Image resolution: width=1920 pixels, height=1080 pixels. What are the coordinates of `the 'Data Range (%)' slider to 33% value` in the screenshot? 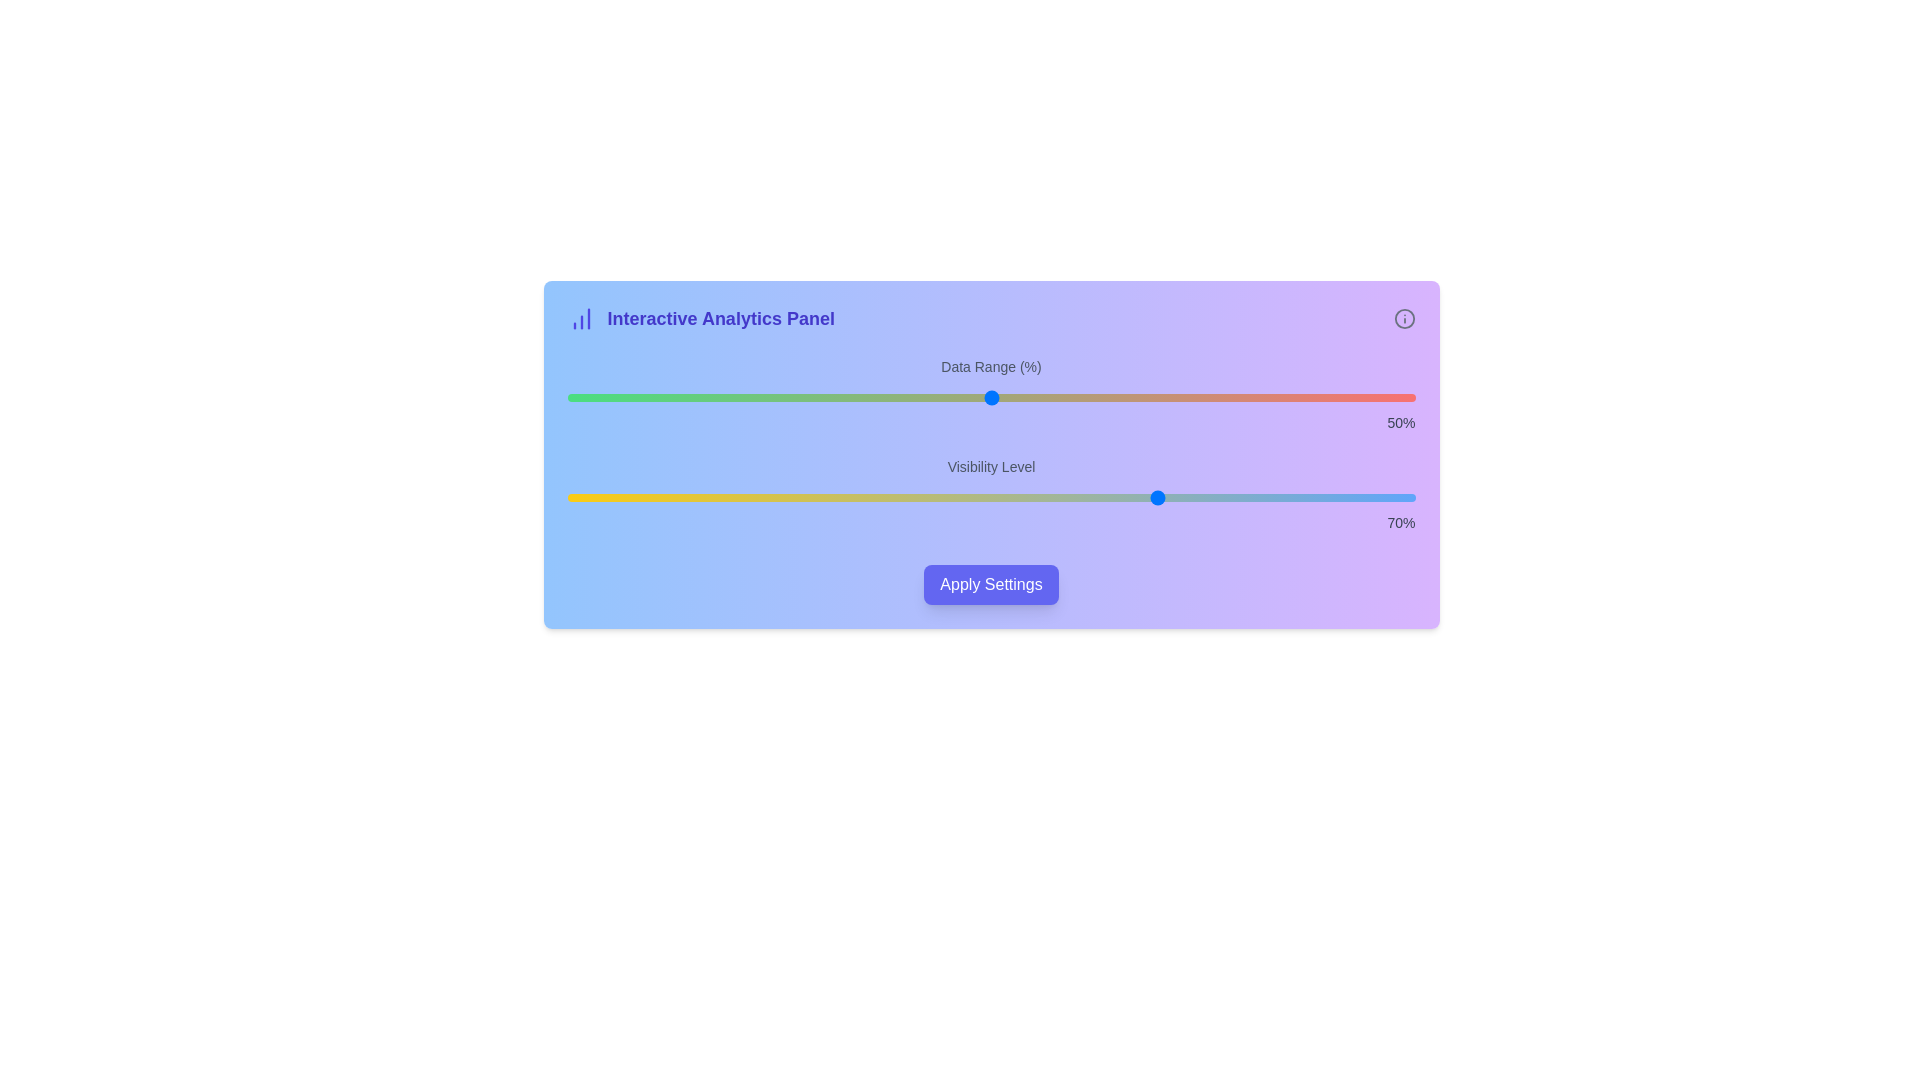 It's located at (847, 397).